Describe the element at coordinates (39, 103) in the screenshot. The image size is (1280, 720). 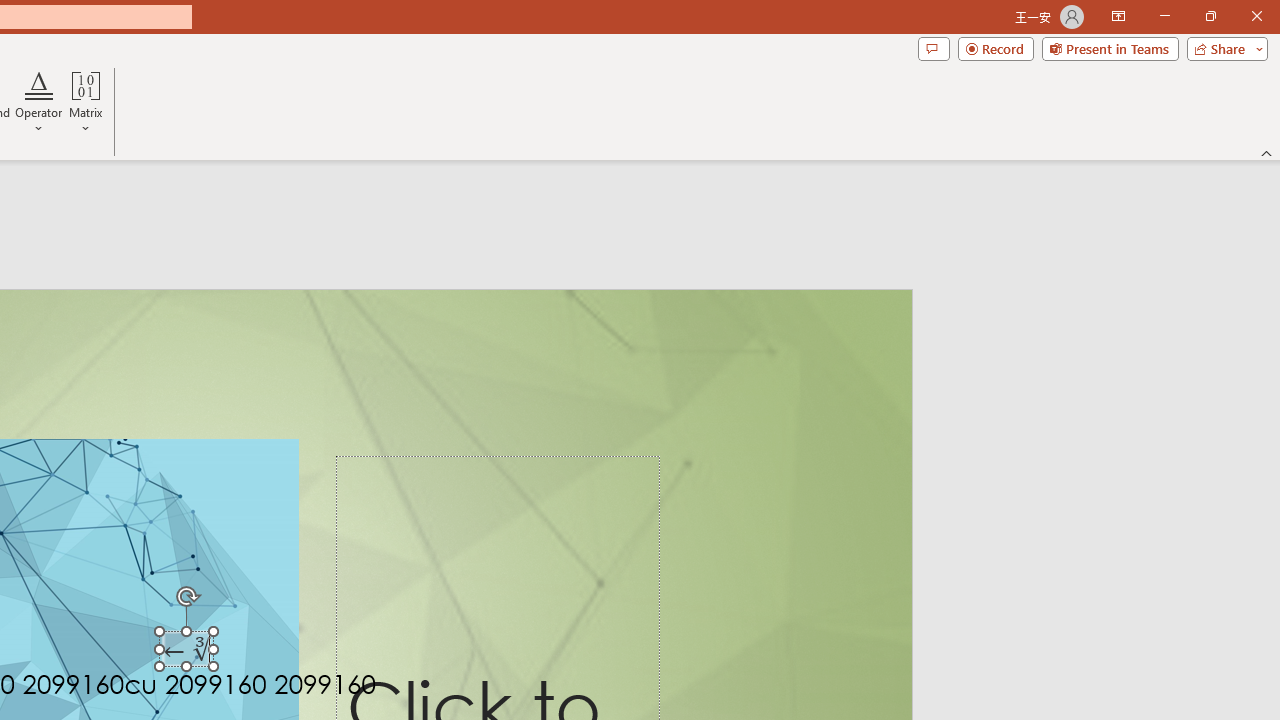
I see `'Operator'` at that location.